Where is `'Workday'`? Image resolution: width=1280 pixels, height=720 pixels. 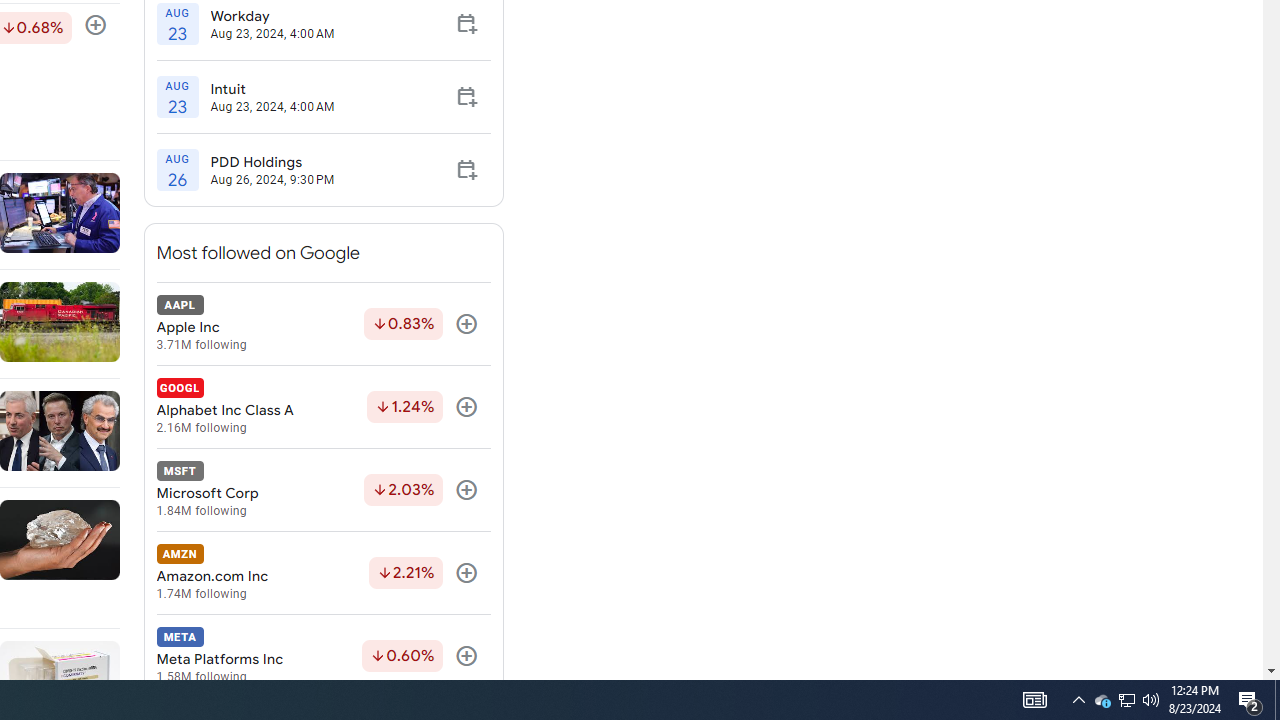
'Workday' is located at coordinates (271, 15).